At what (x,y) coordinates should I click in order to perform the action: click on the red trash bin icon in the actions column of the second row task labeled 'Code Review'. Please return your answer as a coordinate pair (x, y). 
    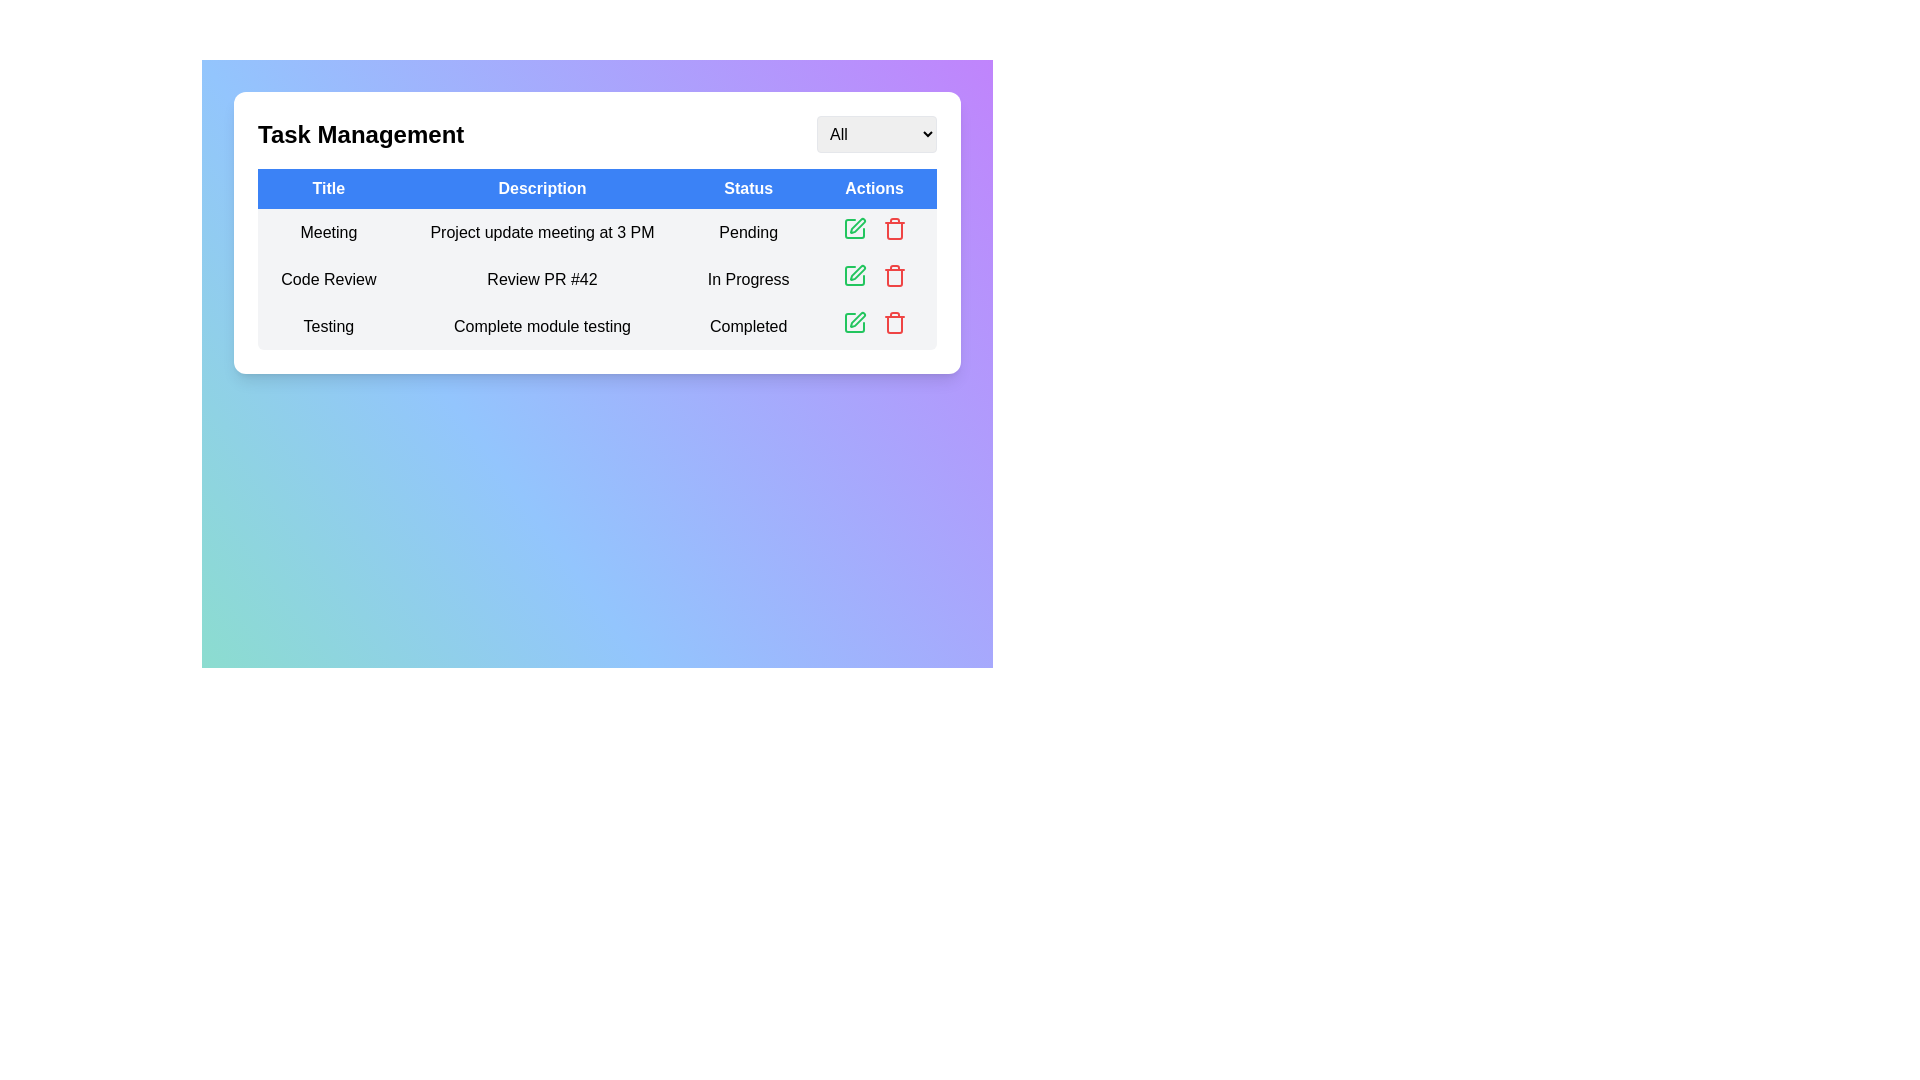
    Looking at the image, I should click on (893, 276).